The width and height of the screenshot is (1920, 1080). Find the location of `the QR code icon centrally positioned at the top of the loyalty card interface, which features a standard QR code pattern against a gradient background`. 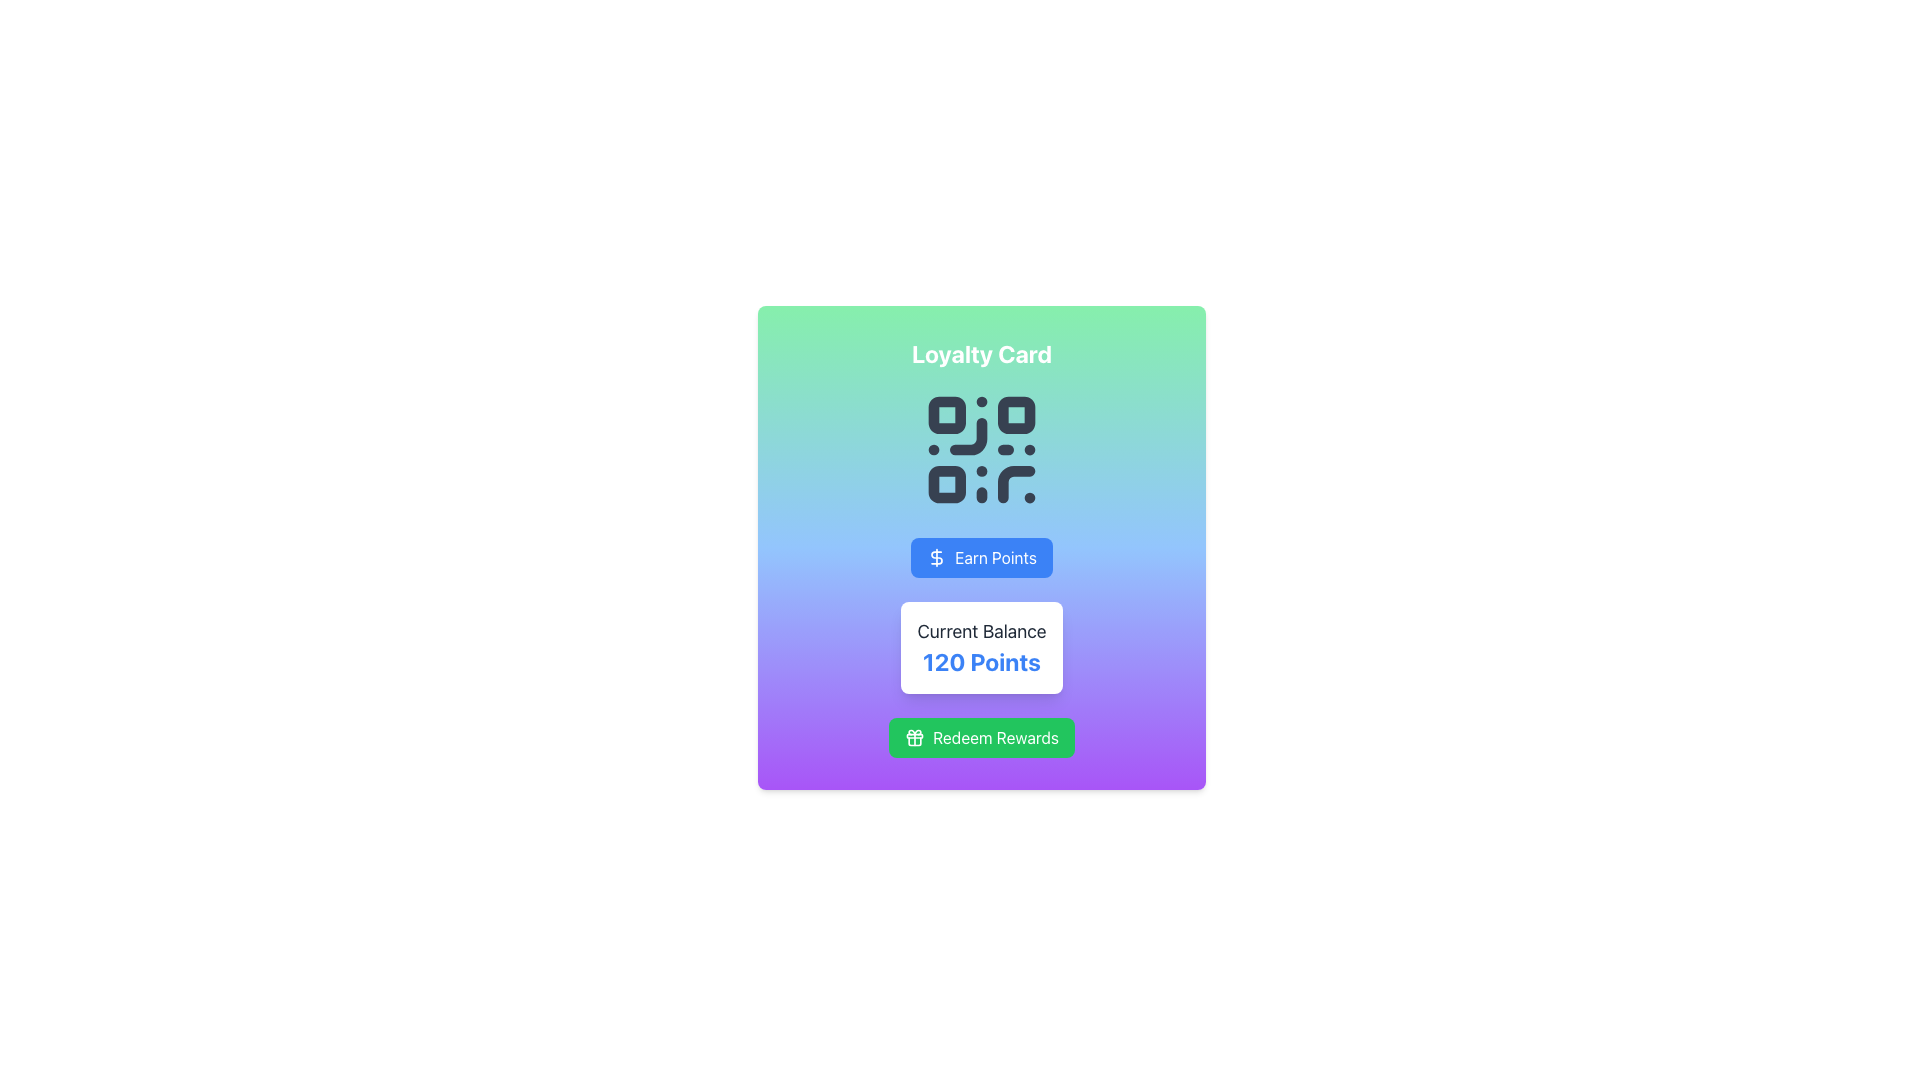

the QR code icon centrally positioned at the top of the loyalty card interface, which features a standard QR code pattern against a gradient background is located at coordinates (982, 450).